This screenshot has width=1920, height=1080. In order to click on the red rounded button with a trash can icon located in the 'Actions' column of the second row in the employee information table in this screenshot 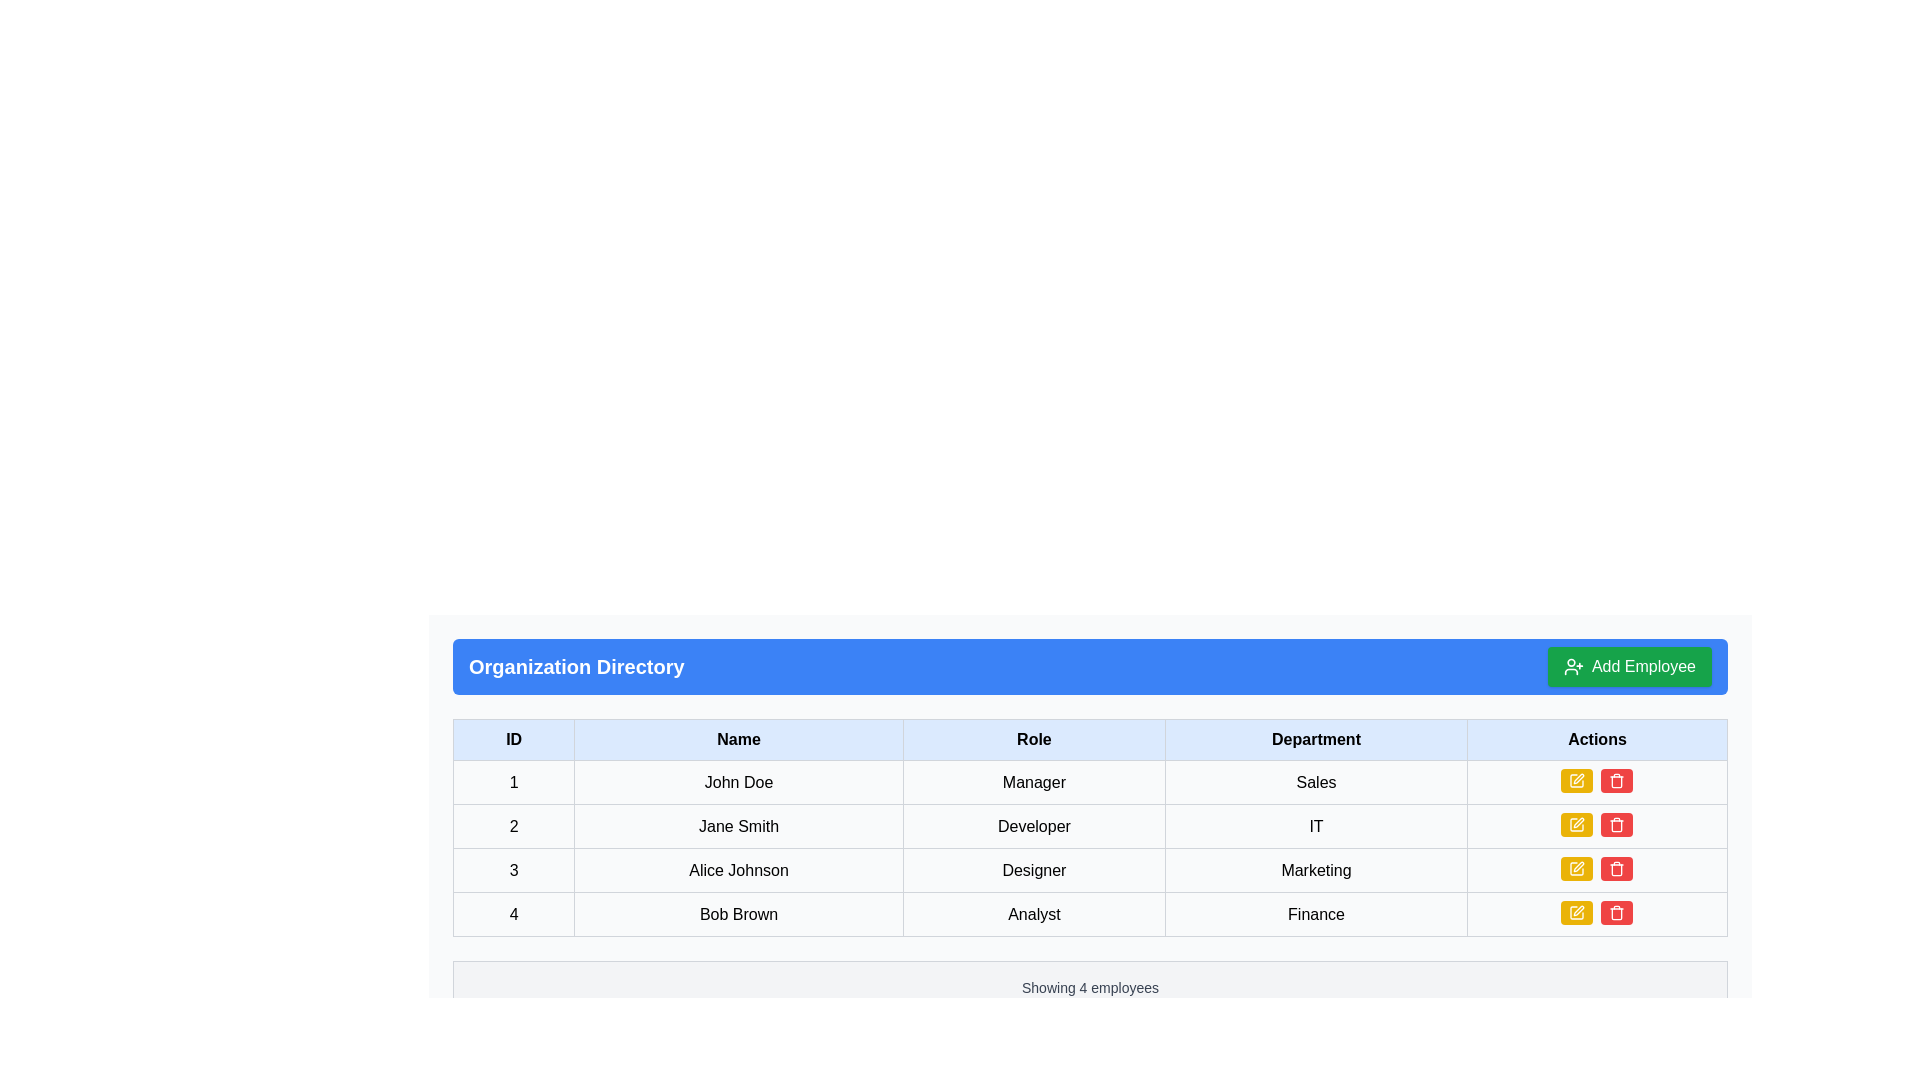, I will do `click(1617, 825)`.